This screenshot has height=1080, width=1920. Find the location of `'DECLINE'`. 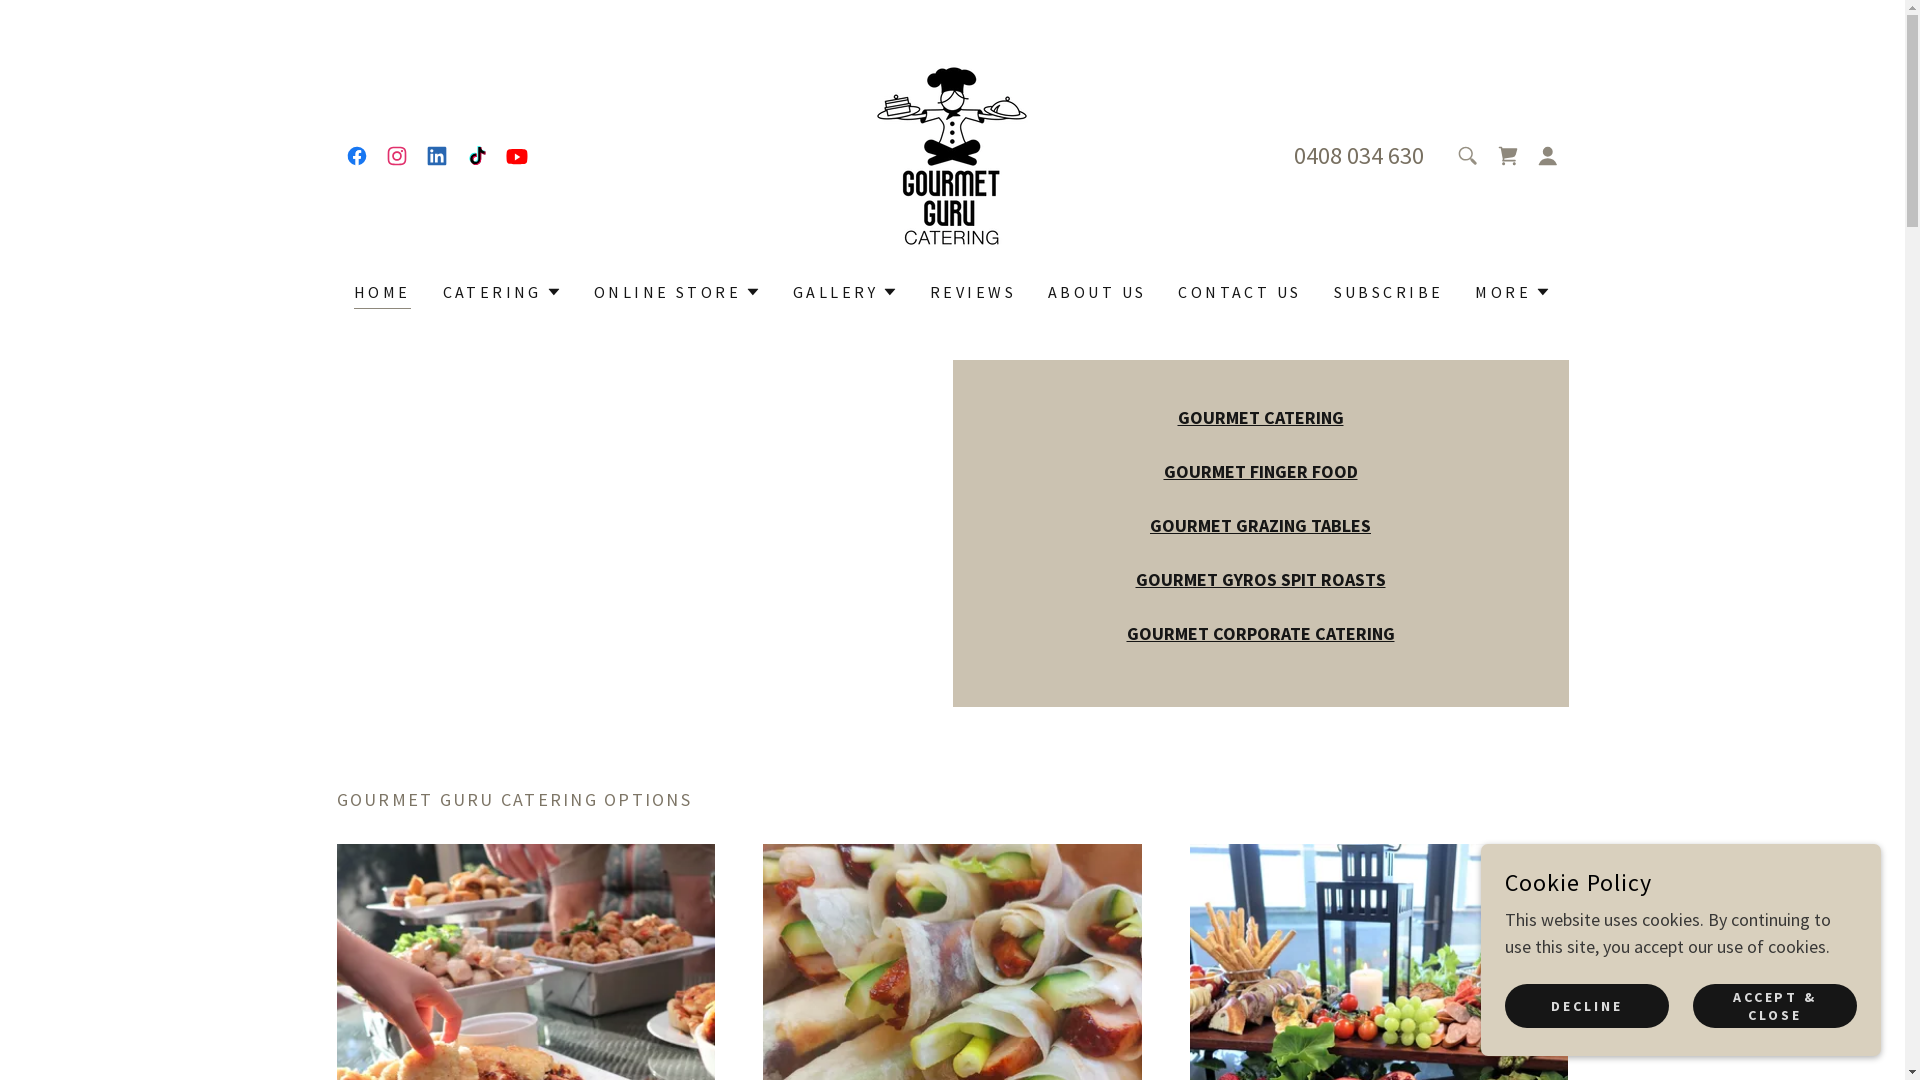

'DECLINE' is located at coordinates (1586, 1006).